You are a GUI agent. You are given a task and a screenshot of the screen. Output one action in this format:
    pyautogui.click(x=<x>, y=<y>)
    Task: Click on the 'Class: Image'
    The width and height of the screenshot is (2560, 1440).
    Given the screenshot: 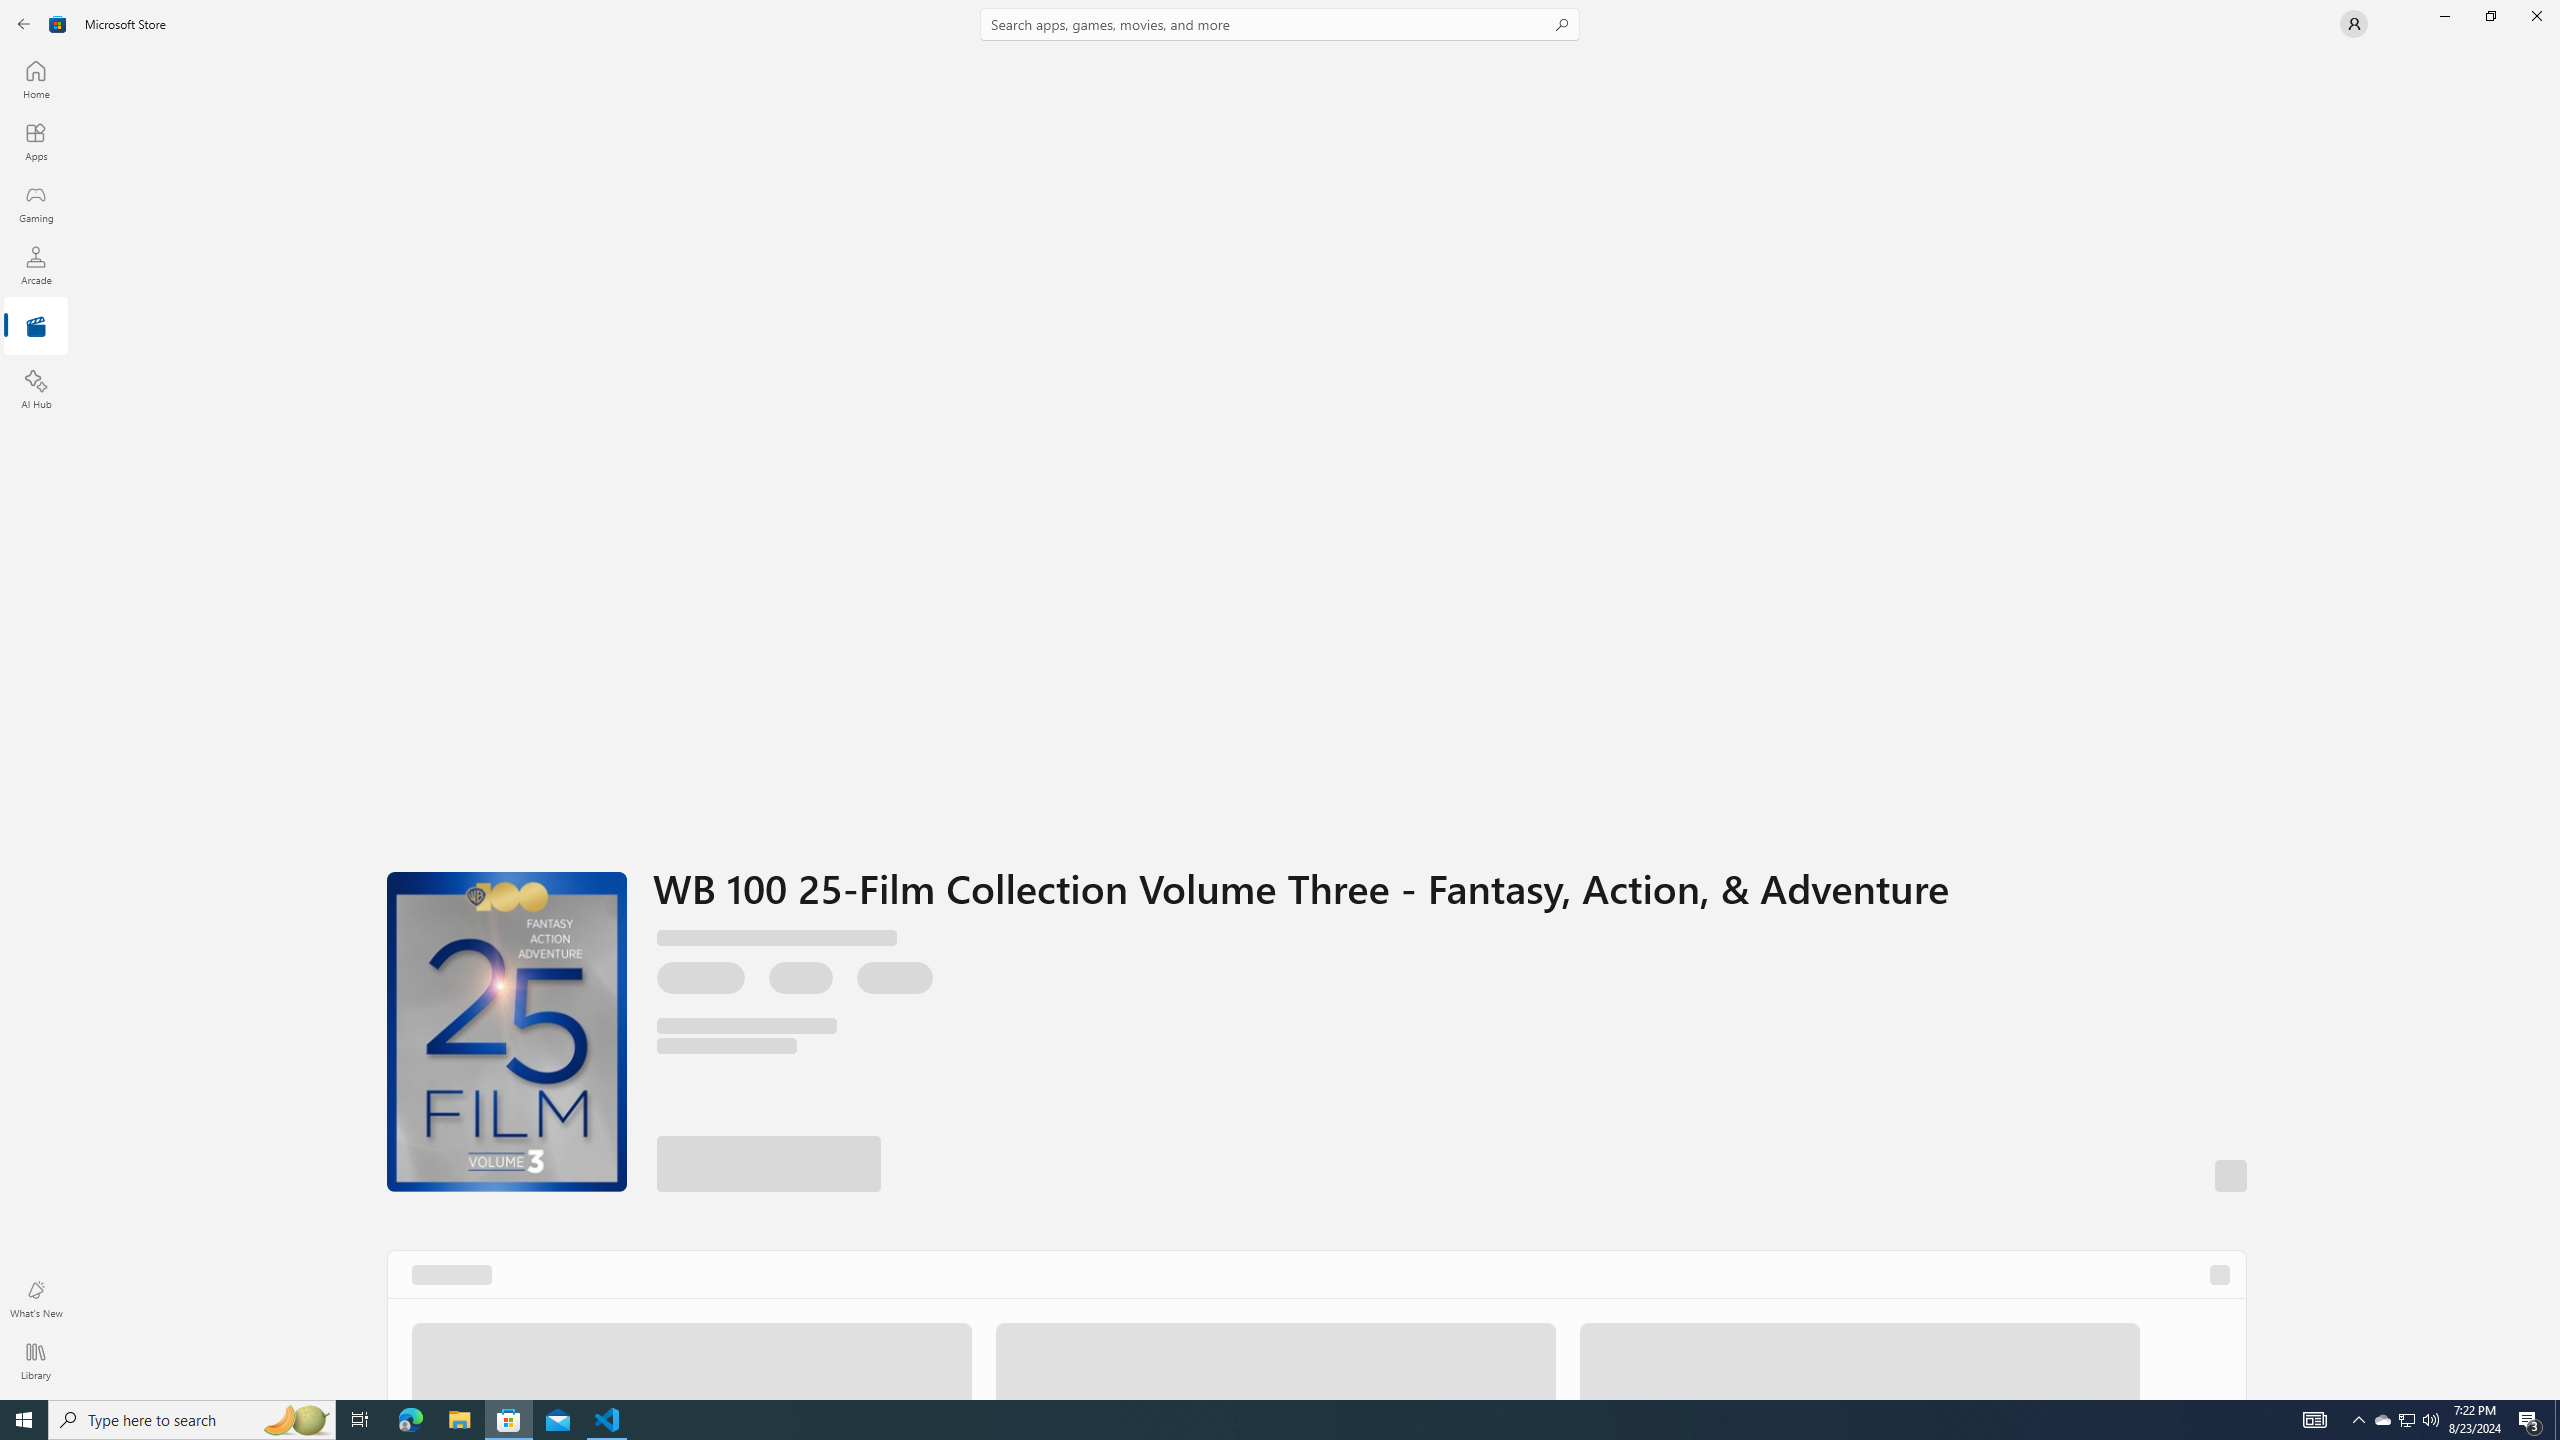 What is the action you would take?
    pyautogui.click(x=57, y=22)
    